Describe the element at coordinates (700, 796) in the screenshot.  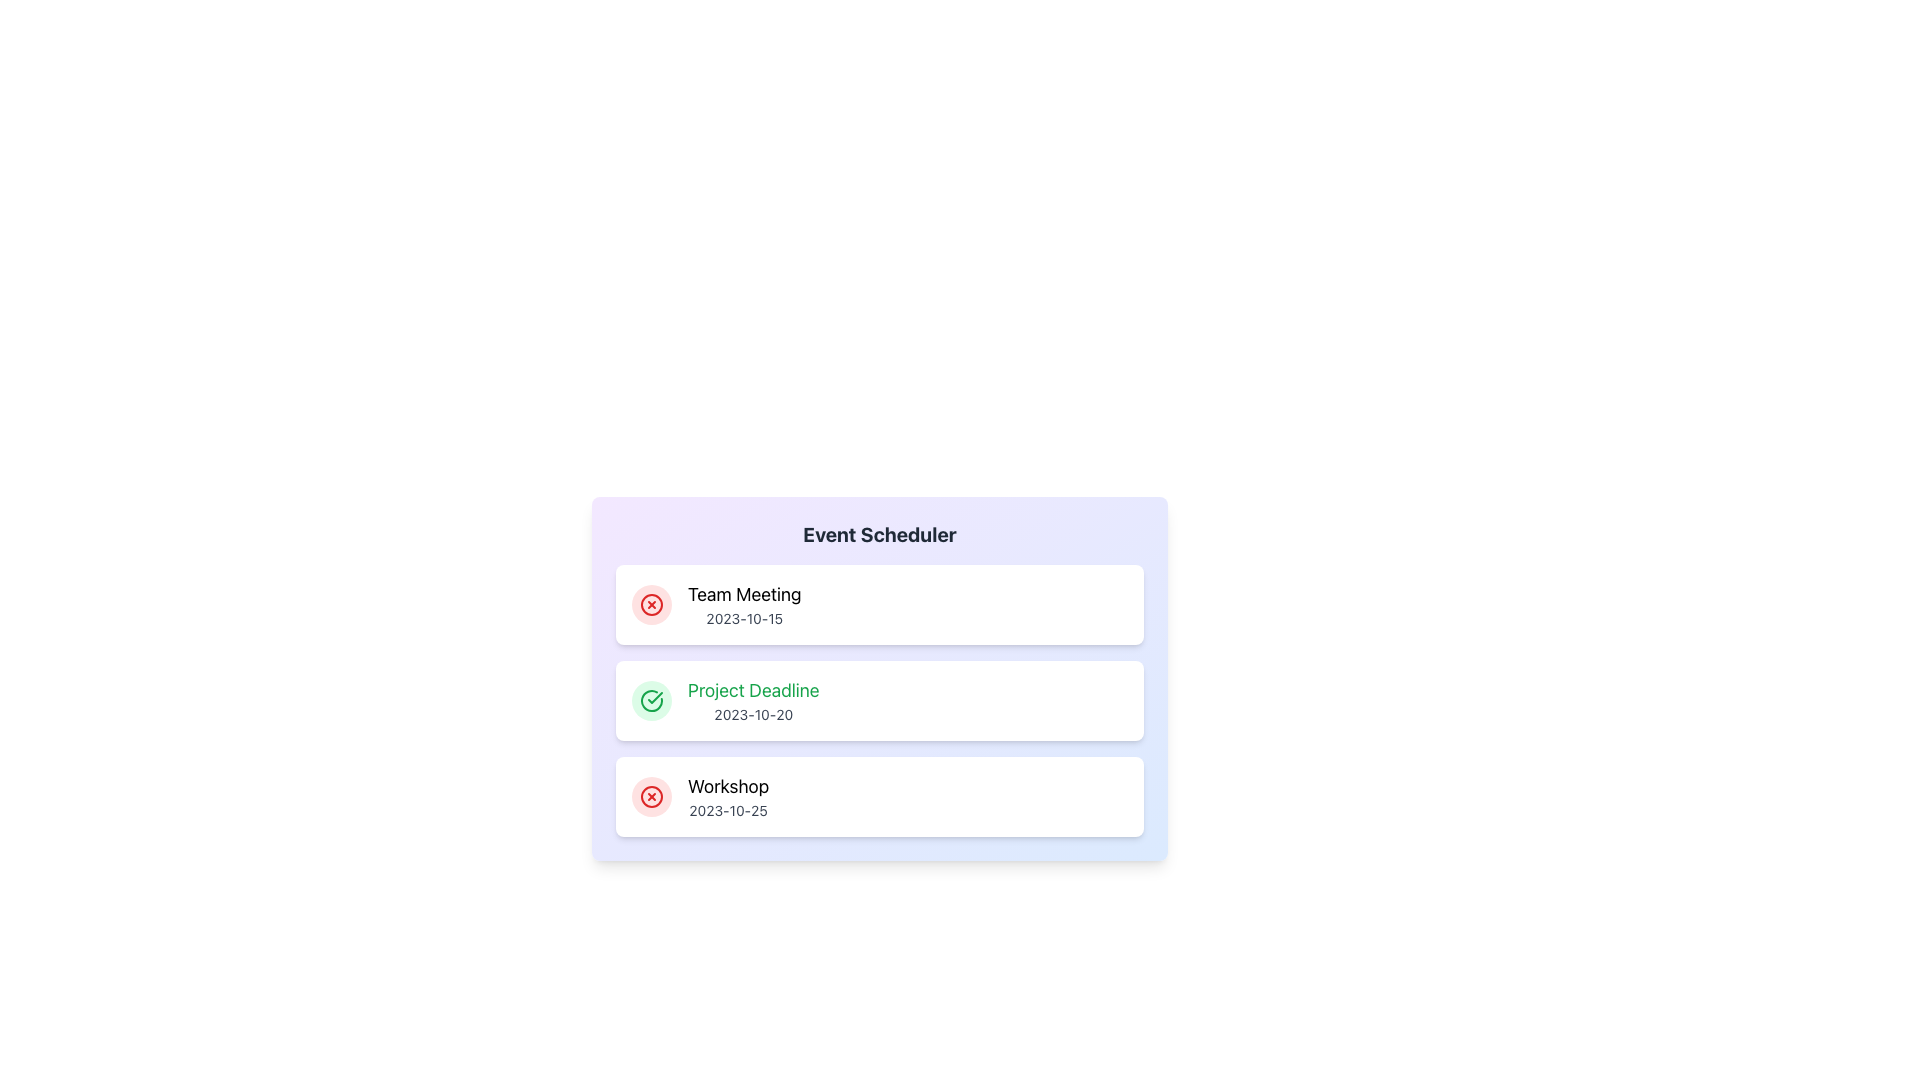
I see `text information displayed in the 'Workshop' event card, which includes the name 'Workshop' and the date '2023-10-25'` at that location.